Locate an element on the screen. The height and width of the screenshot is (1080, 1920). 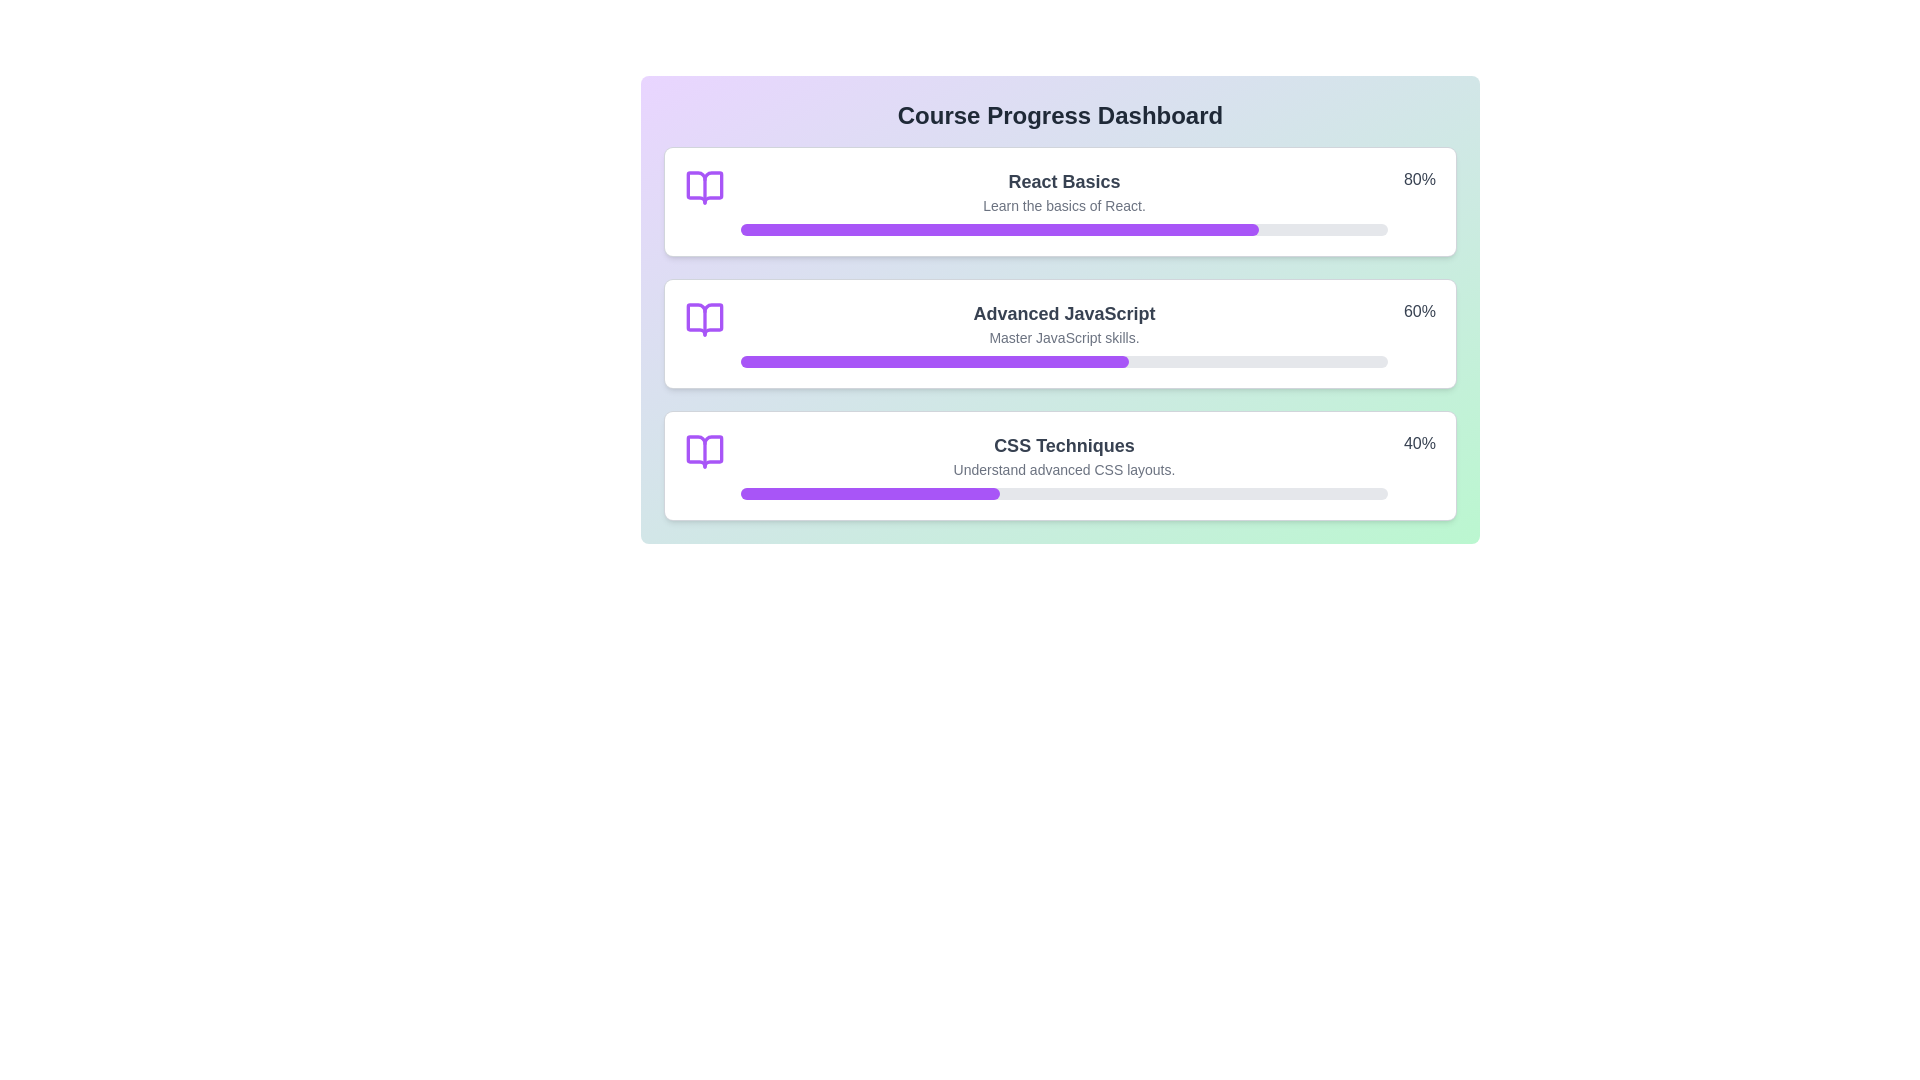
the purple book icon with an open book symbol located in the top-left corner of the first card under the 'Course Progress Dashboard', next to the text labeled 'React Basics' is located at coordinates (705, 188).